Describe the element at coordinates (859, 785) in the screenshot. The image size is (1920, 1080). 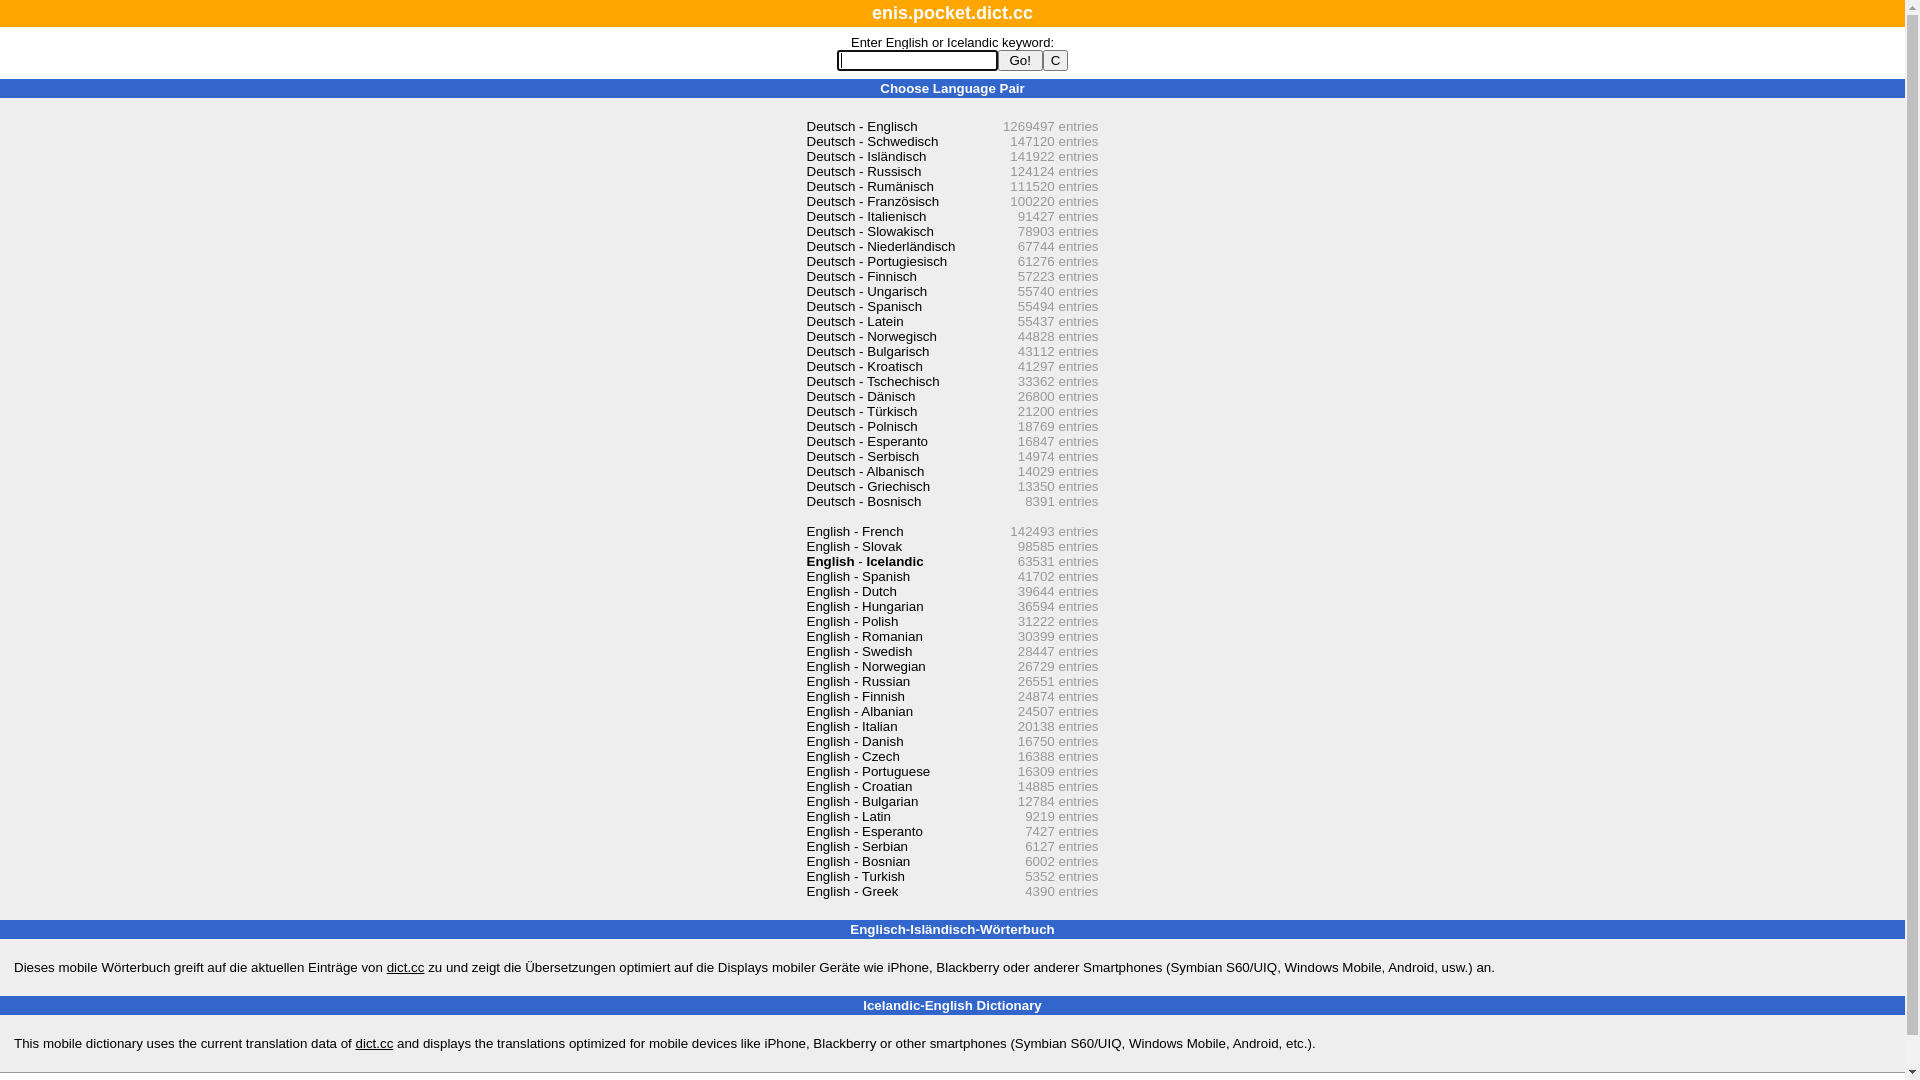
I see `'English - Croatian'` at that location.